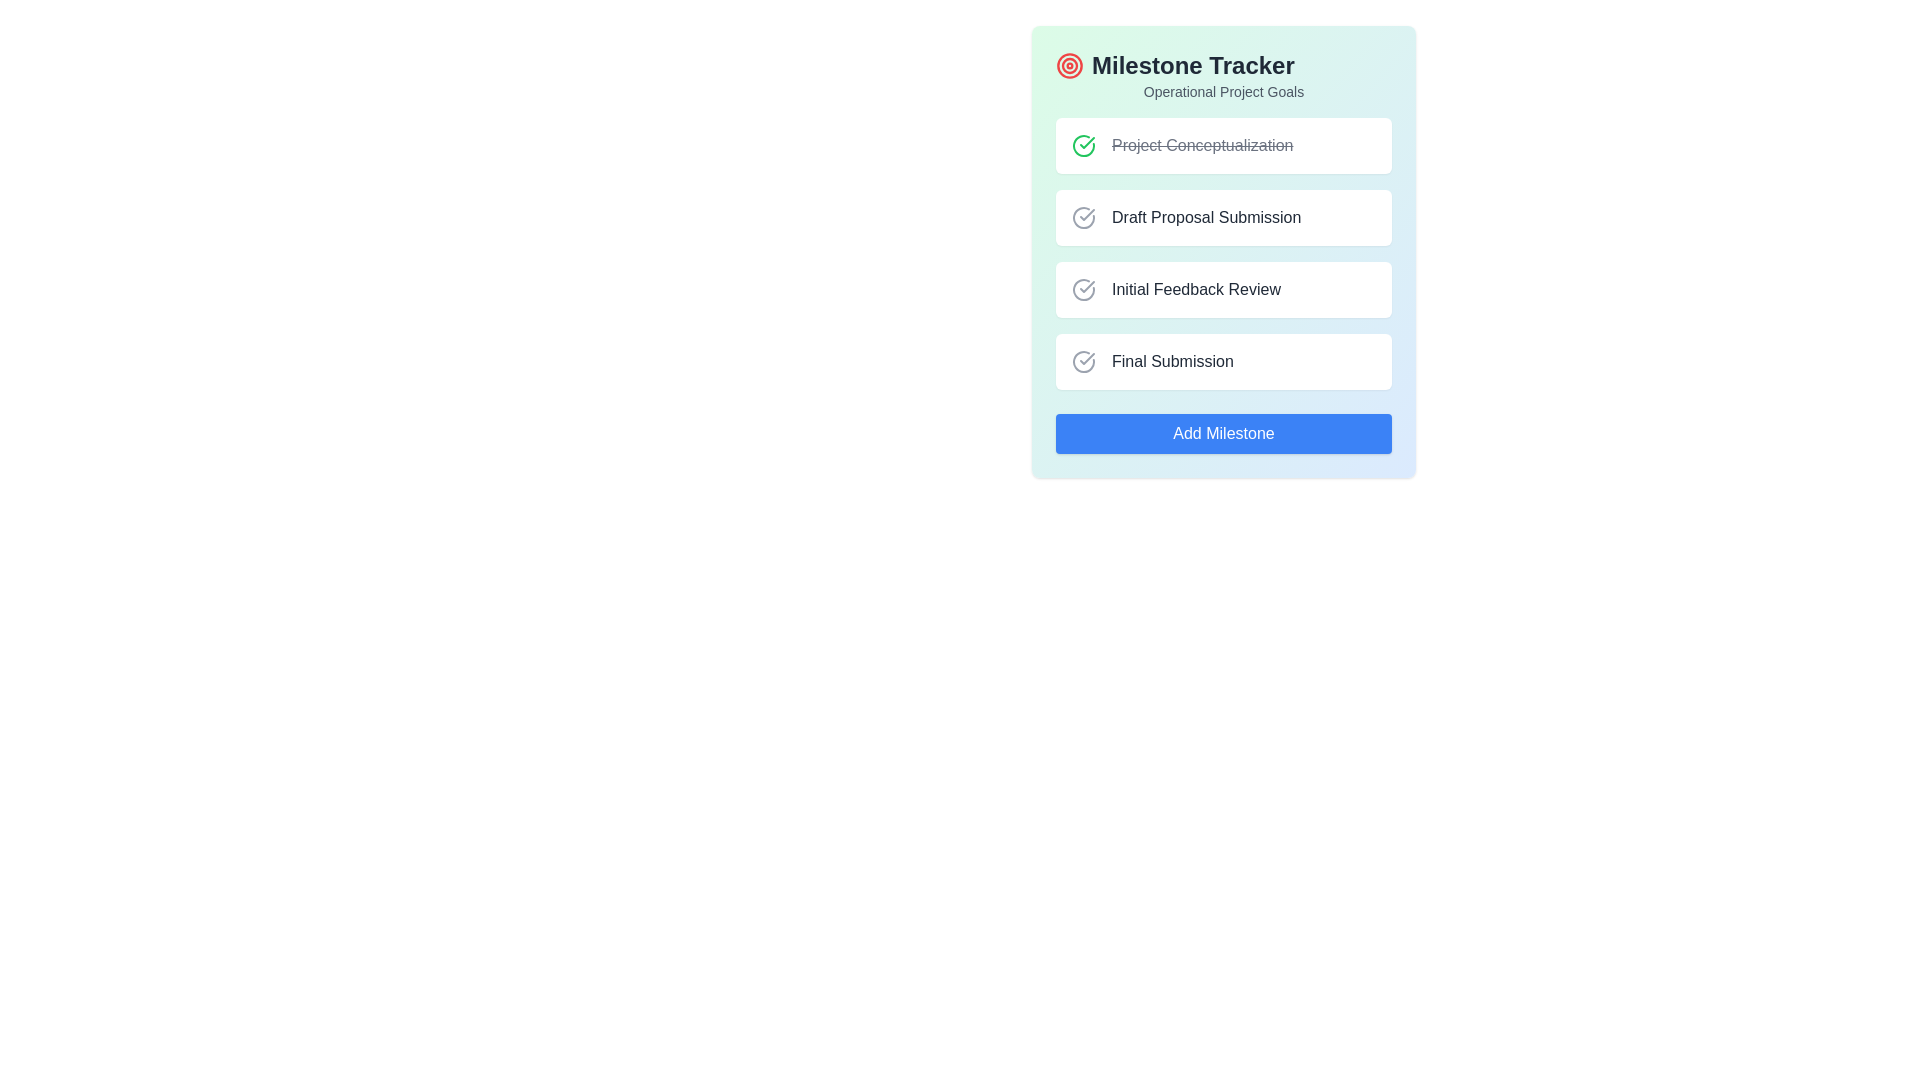  I want to click on the tick-shaped segment of the checkmark icon representing the completion of the 'Project Conceptualization' task, so click(1086, 141).